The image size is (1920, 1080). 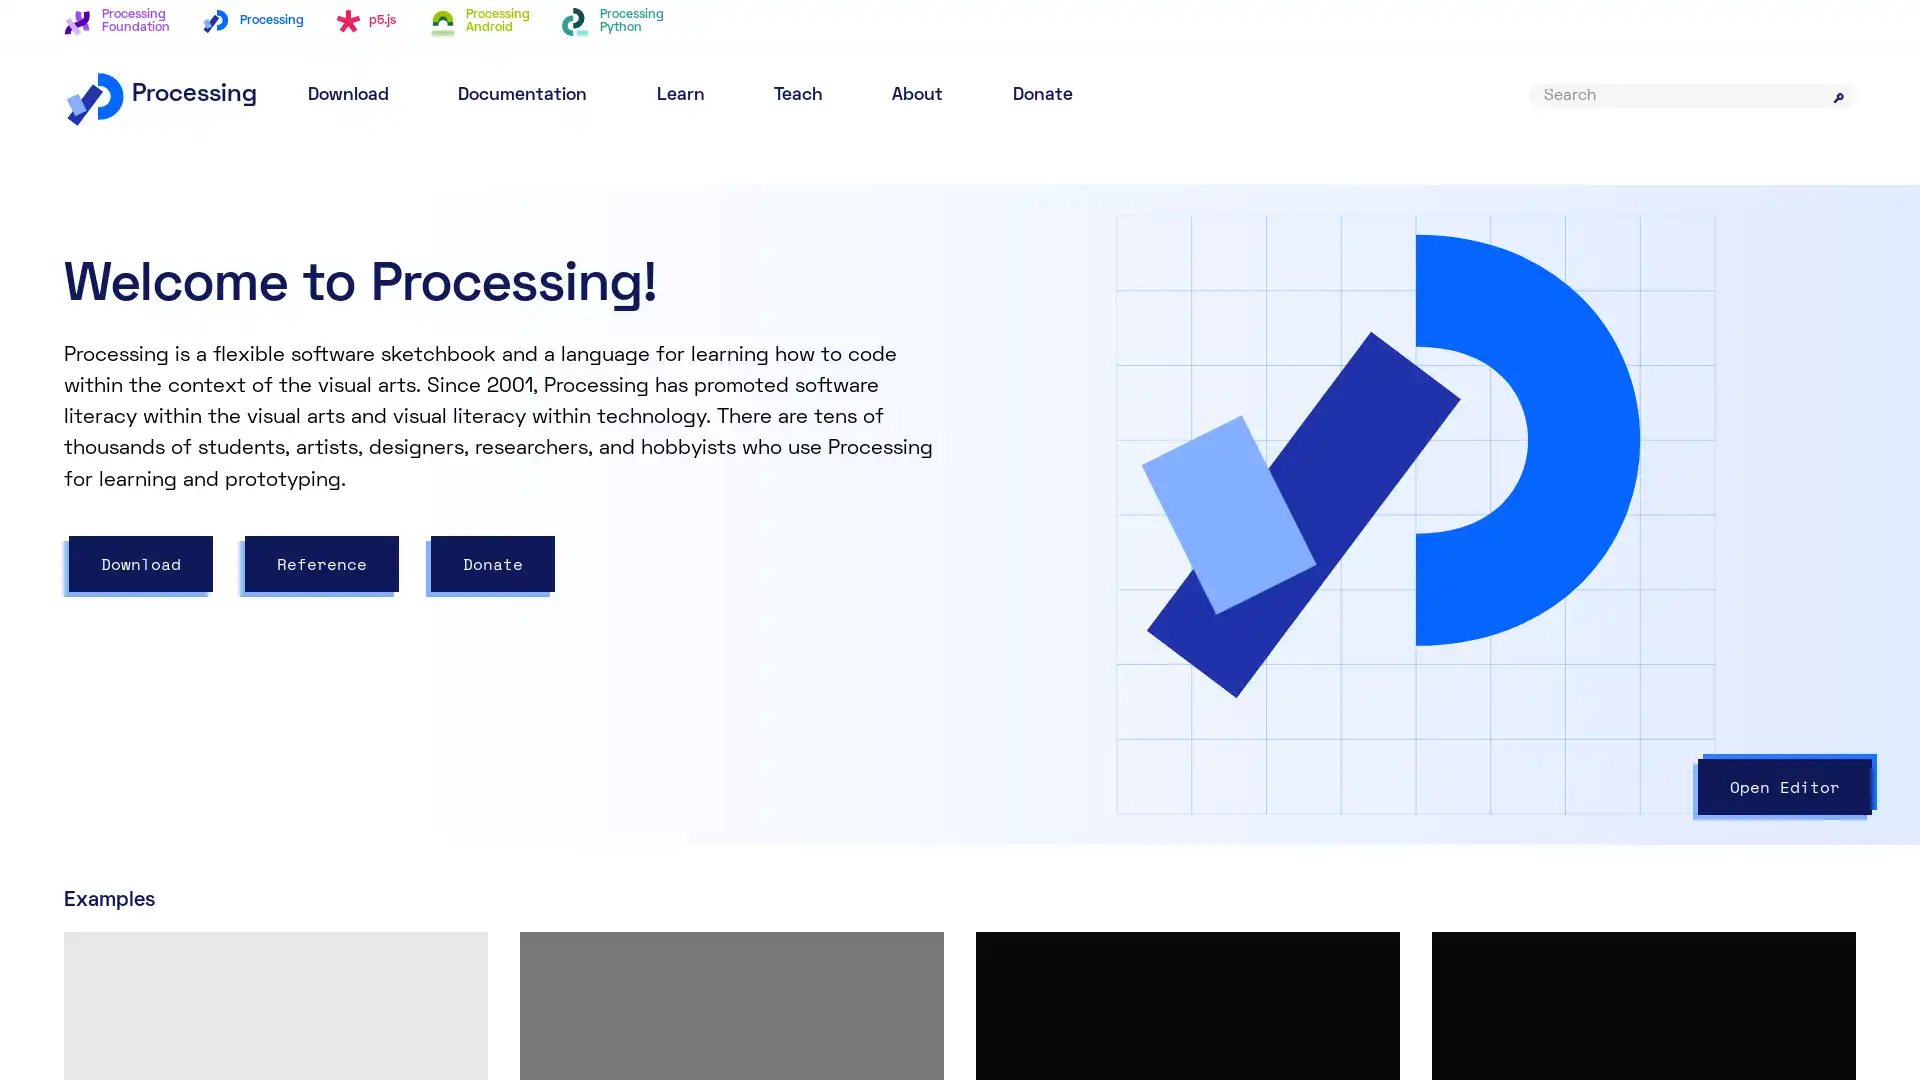 What do you see at coordinates (1088, 593) in the screenshot?
I see `change position` at bounding box center [1088, 593].